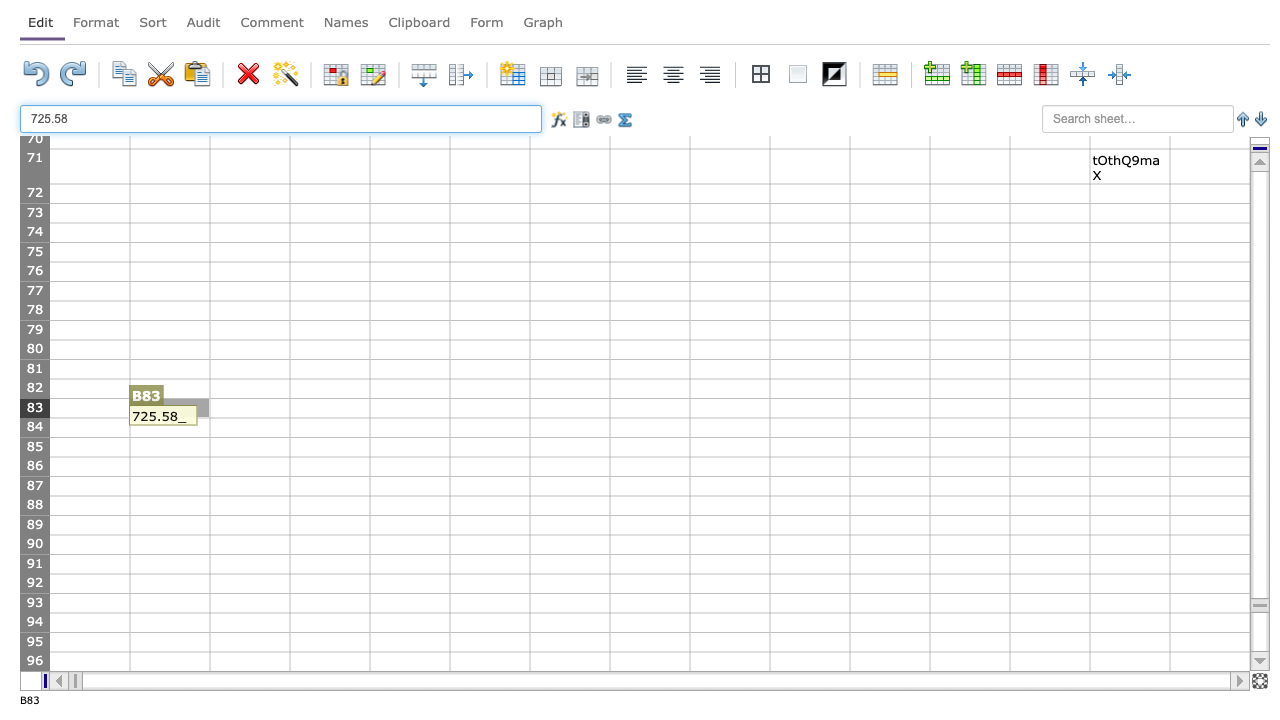 Image resolution: width=1280 pixels, height=720 pixels. What do you see at coordinates (370, 671) in the screenshot?
I see `fill handle of cell D96` at bounding box center [370, 671].